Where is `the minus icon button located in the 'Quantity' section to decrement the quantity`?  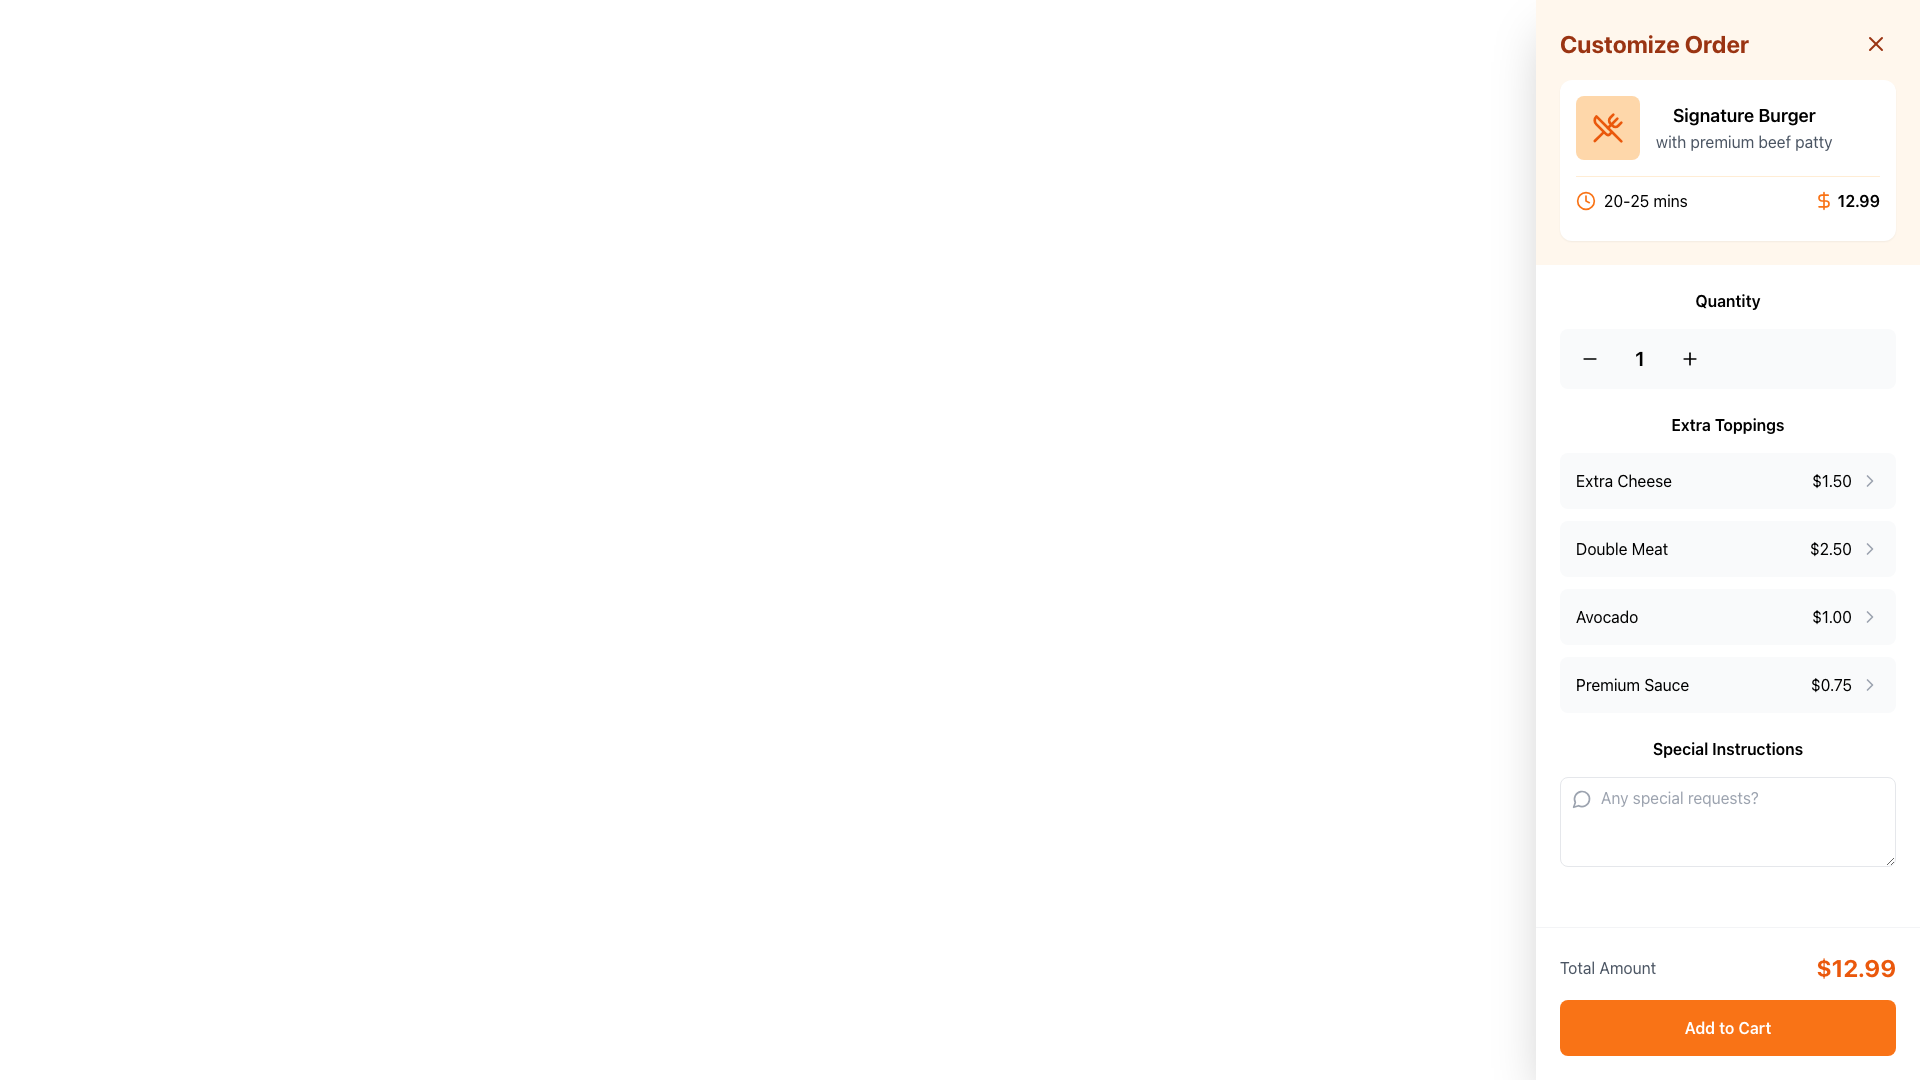 the minus icon button located in the 'Quantity' section to decrement the quantity is located at coordinates (1588, 357).